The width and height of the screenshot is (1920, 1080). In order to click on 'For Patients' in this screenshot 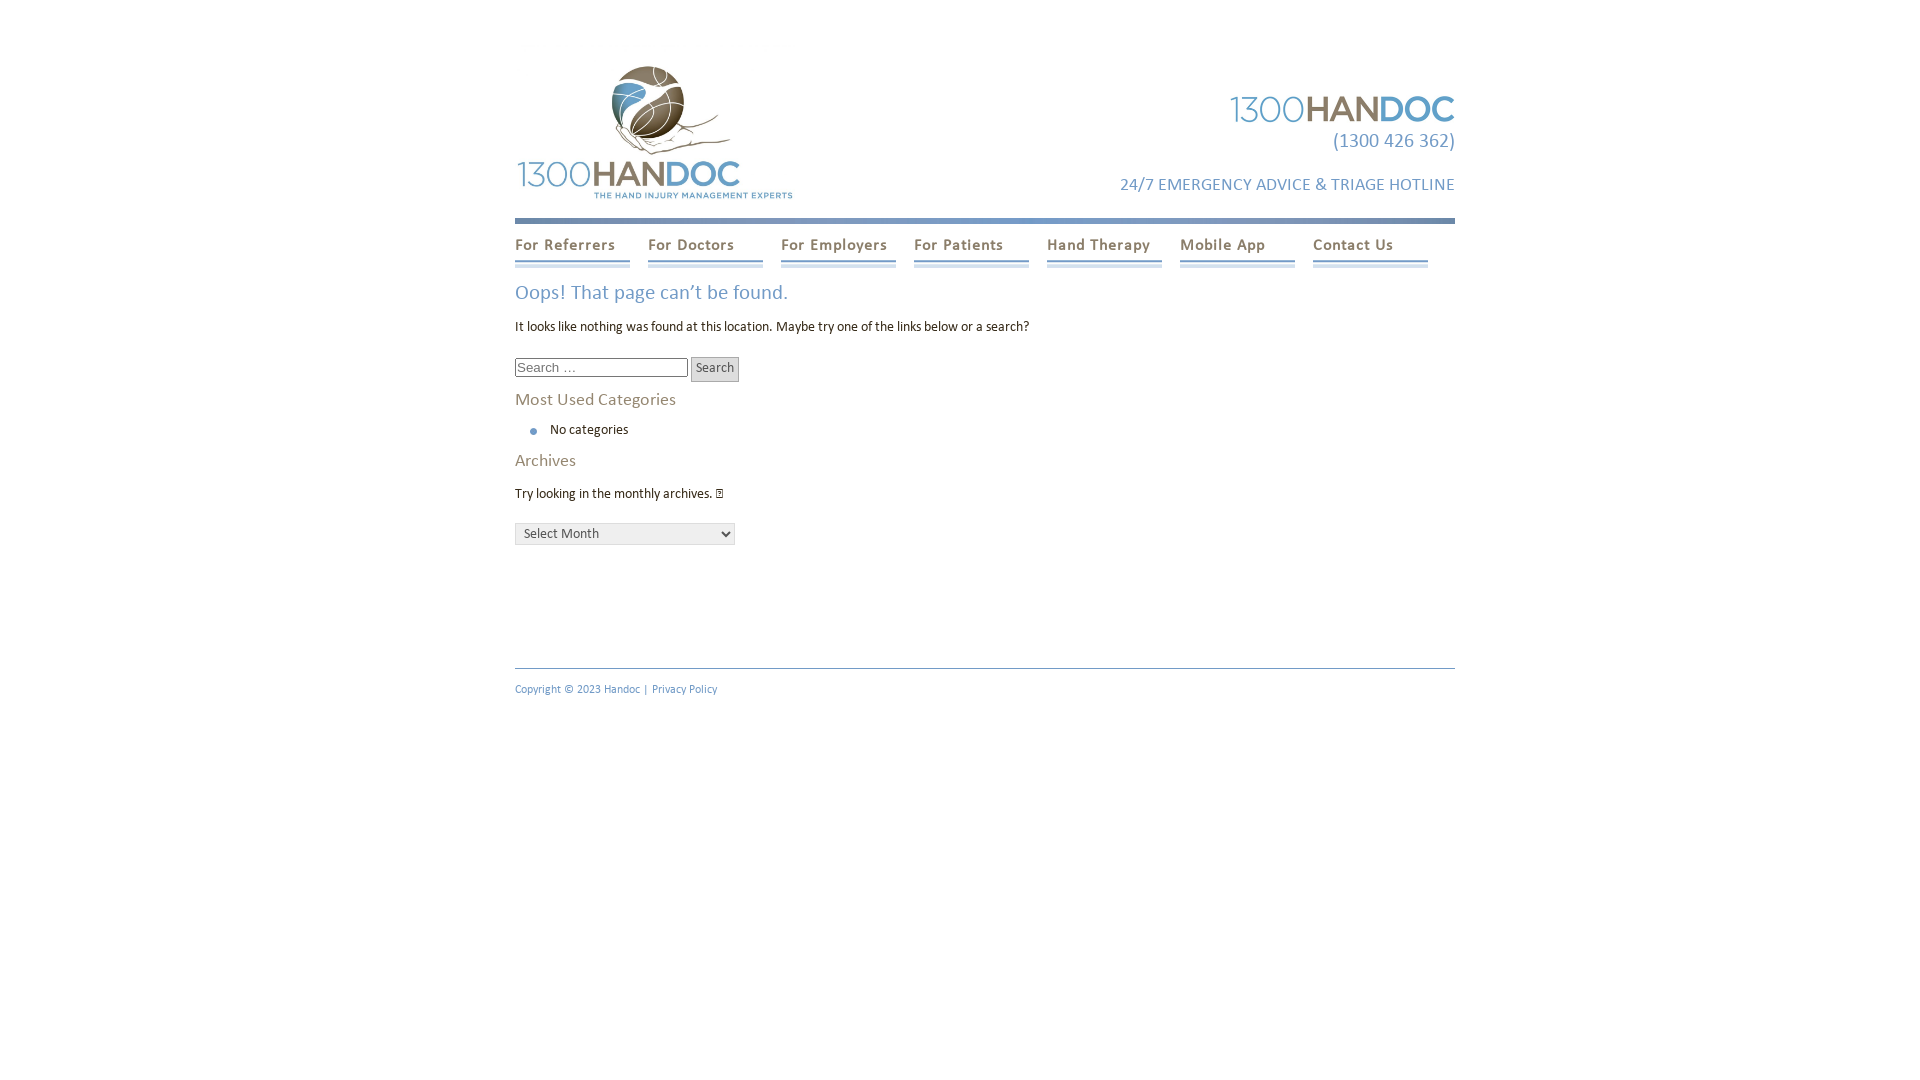, I will do `click(912, 252)`.